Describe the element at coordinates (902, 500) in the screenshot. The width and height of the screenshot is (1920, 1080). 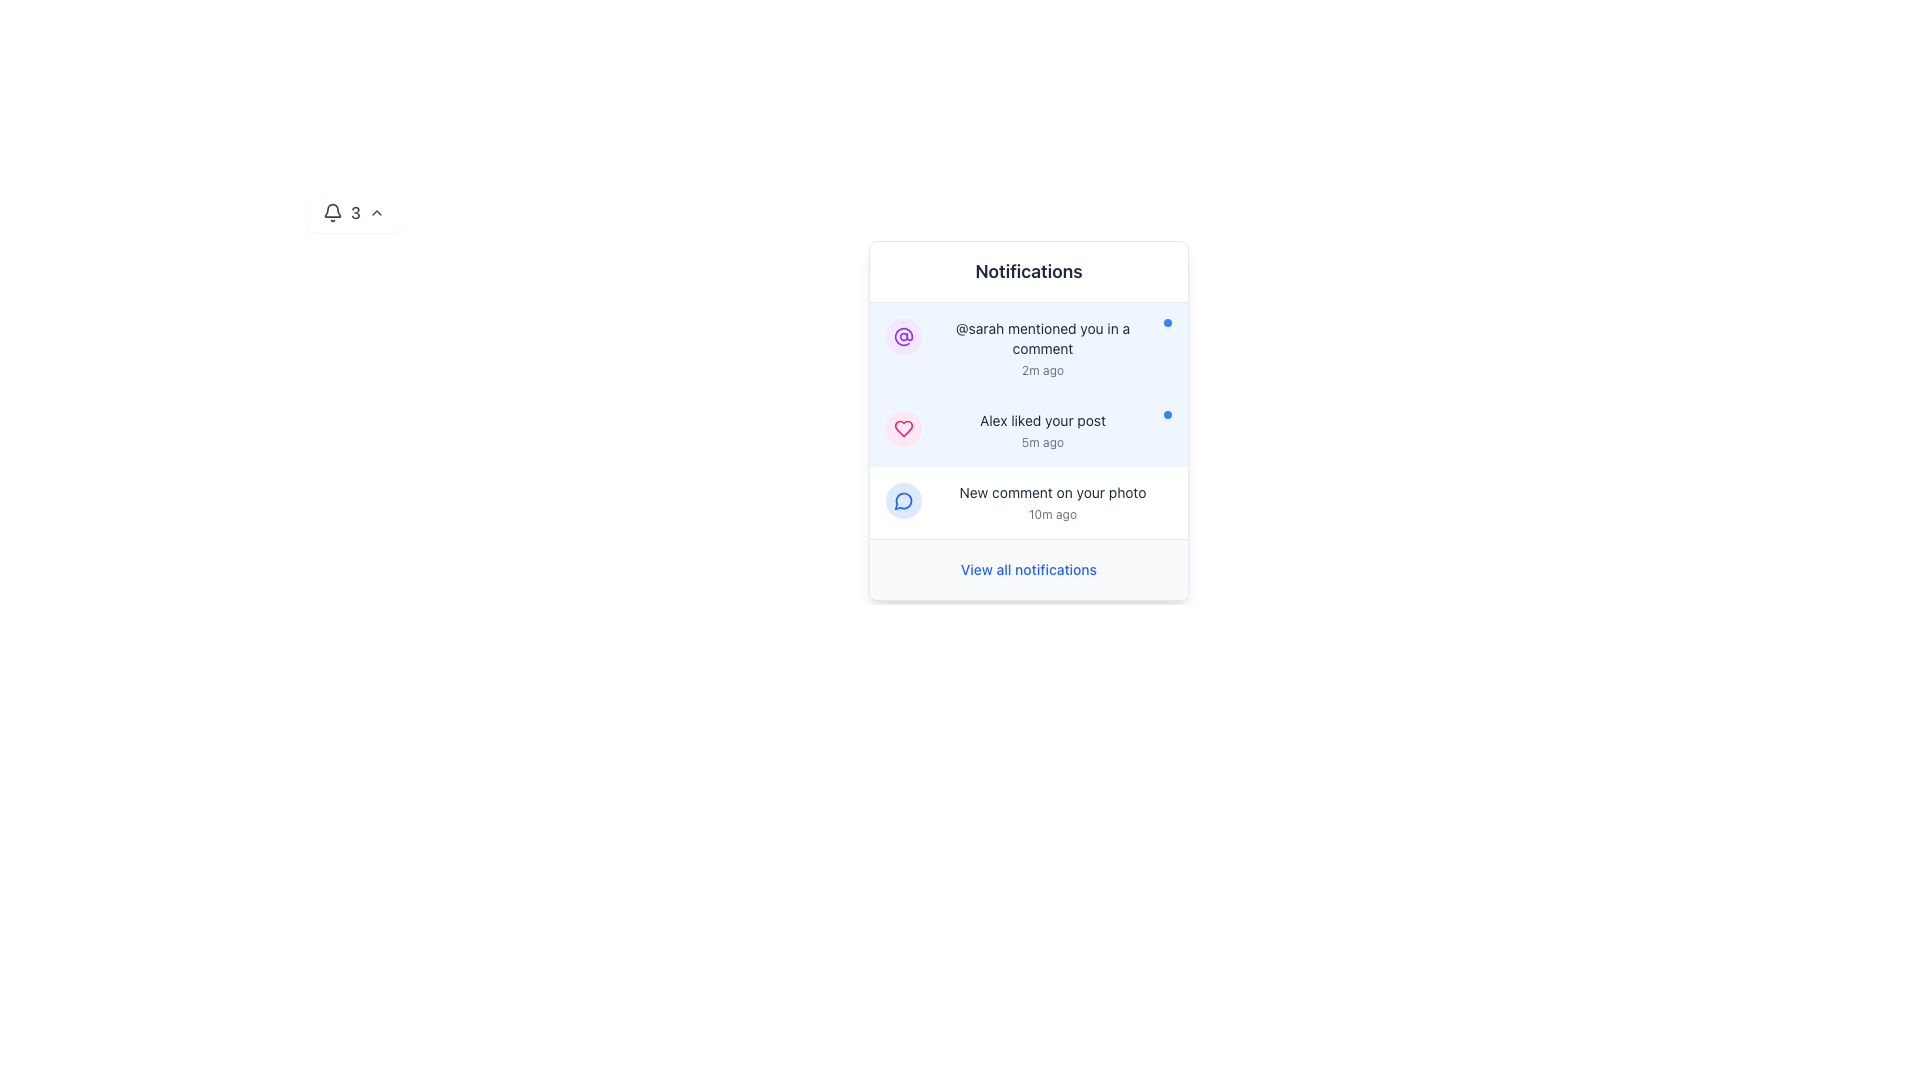
I see `the comment notification icon, which is the leftmost component of the 'New comment on your photo' notification item at the bottom of the notifications list` at that location.